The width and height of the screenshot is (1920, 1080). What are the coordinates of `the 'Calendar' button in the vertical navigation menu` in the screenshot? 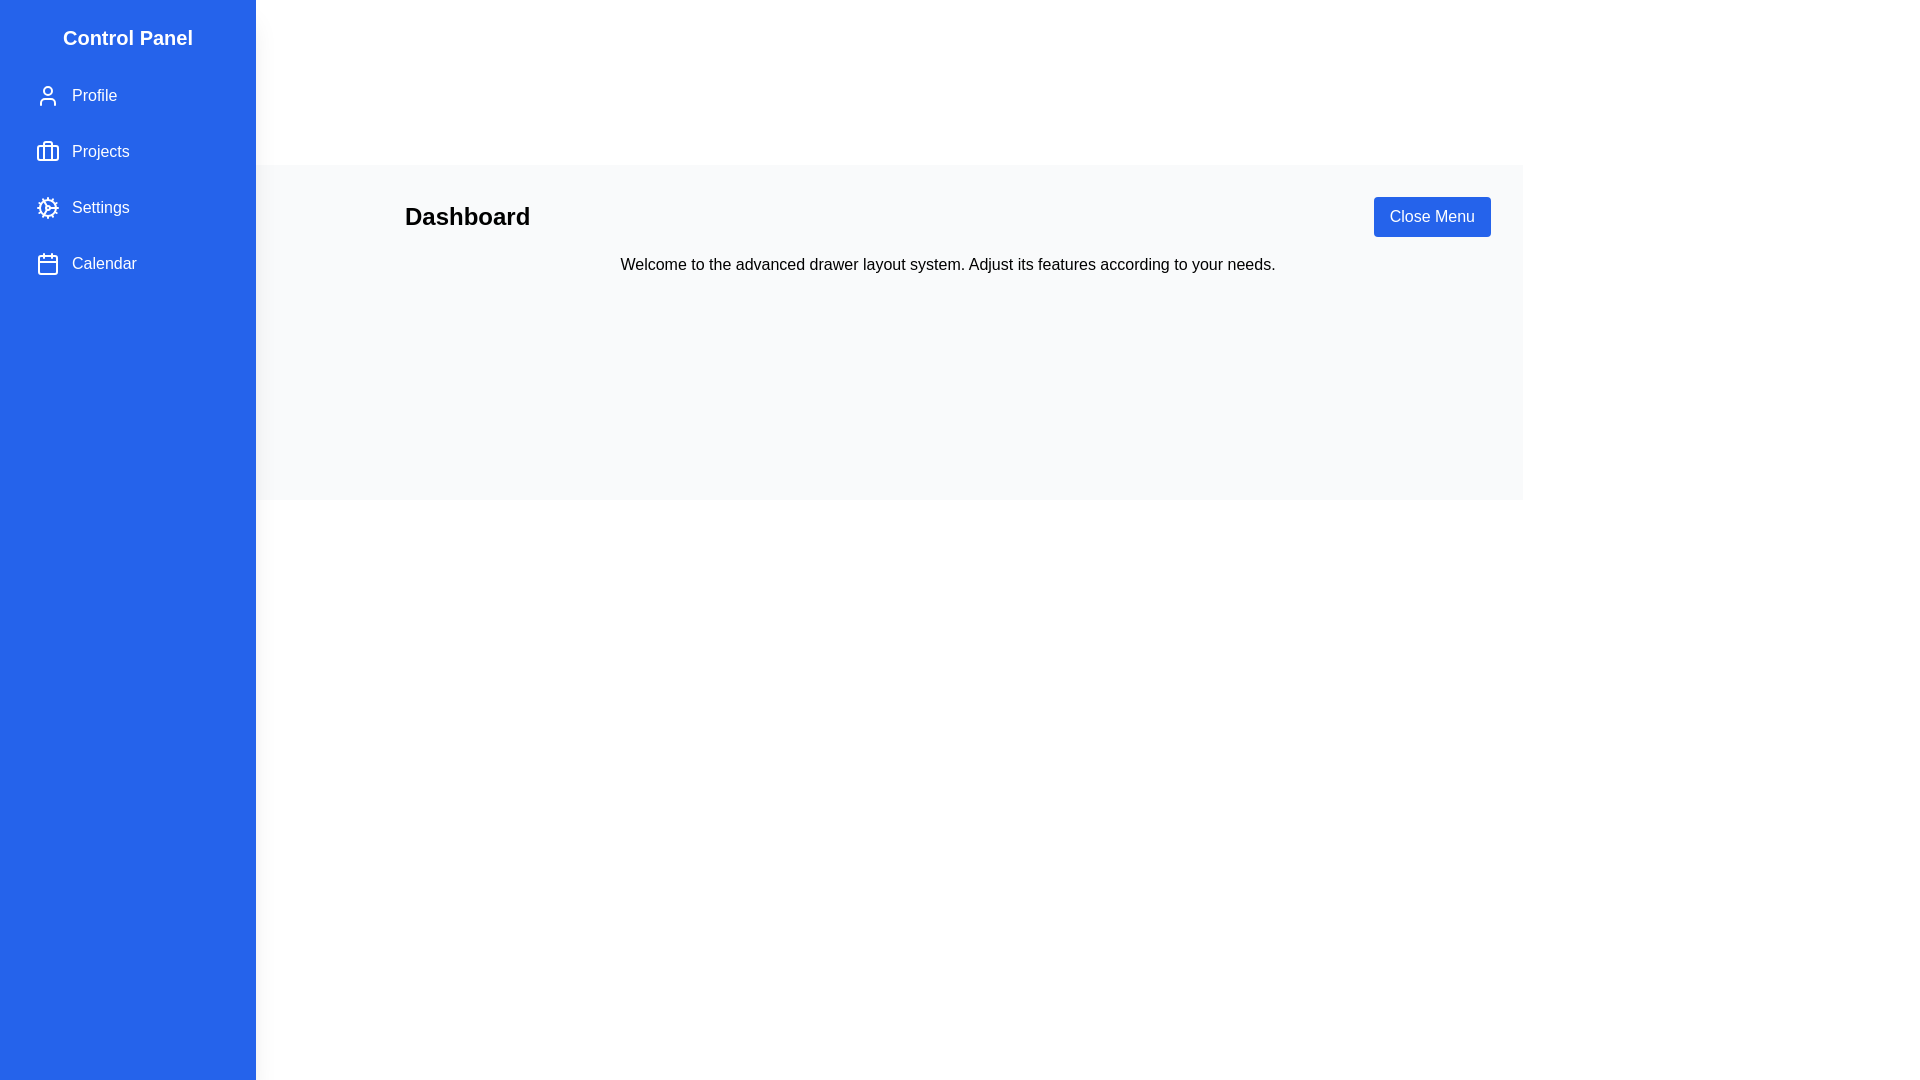 It's located at (127, 262).